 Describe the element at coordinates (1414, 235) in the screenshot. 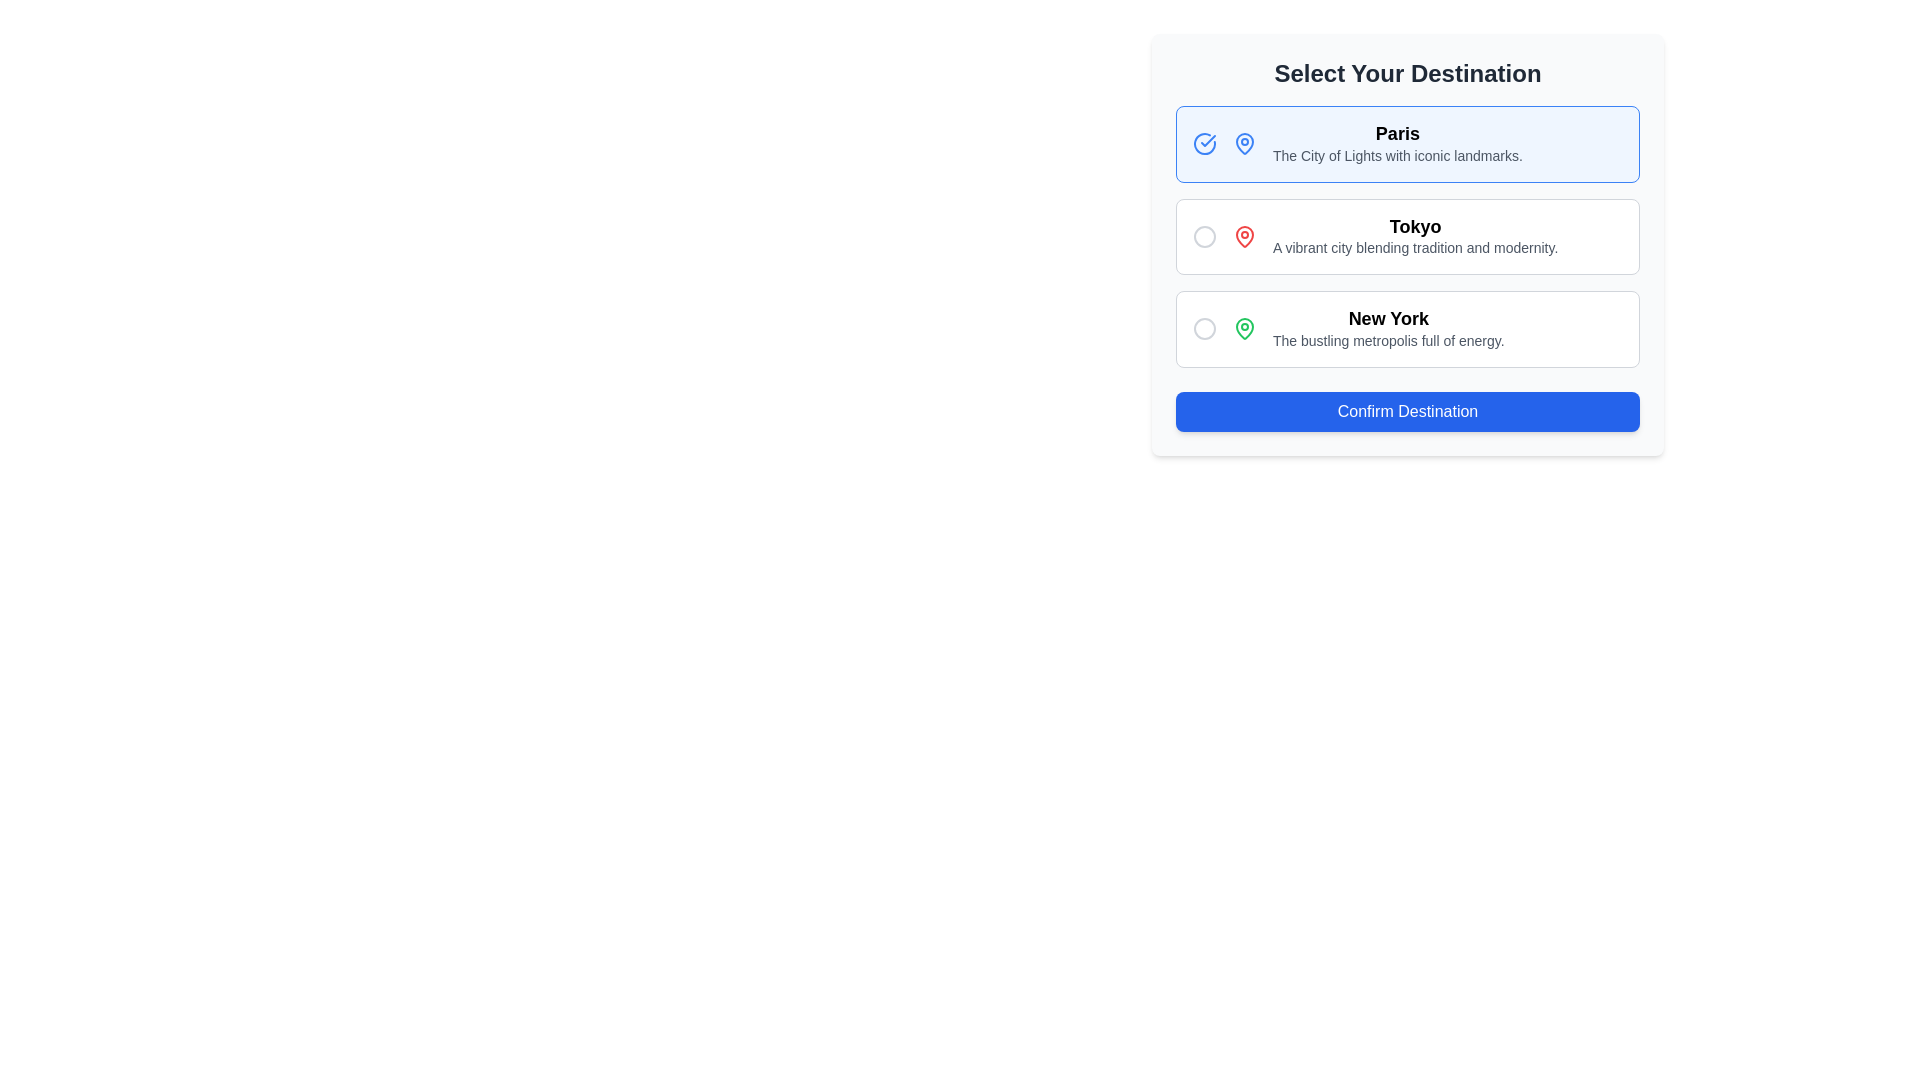

I see `the label displaying the title 'Tokyo' and its subtitle 'A vibrant city blending tradition and modernity.'` at that location.